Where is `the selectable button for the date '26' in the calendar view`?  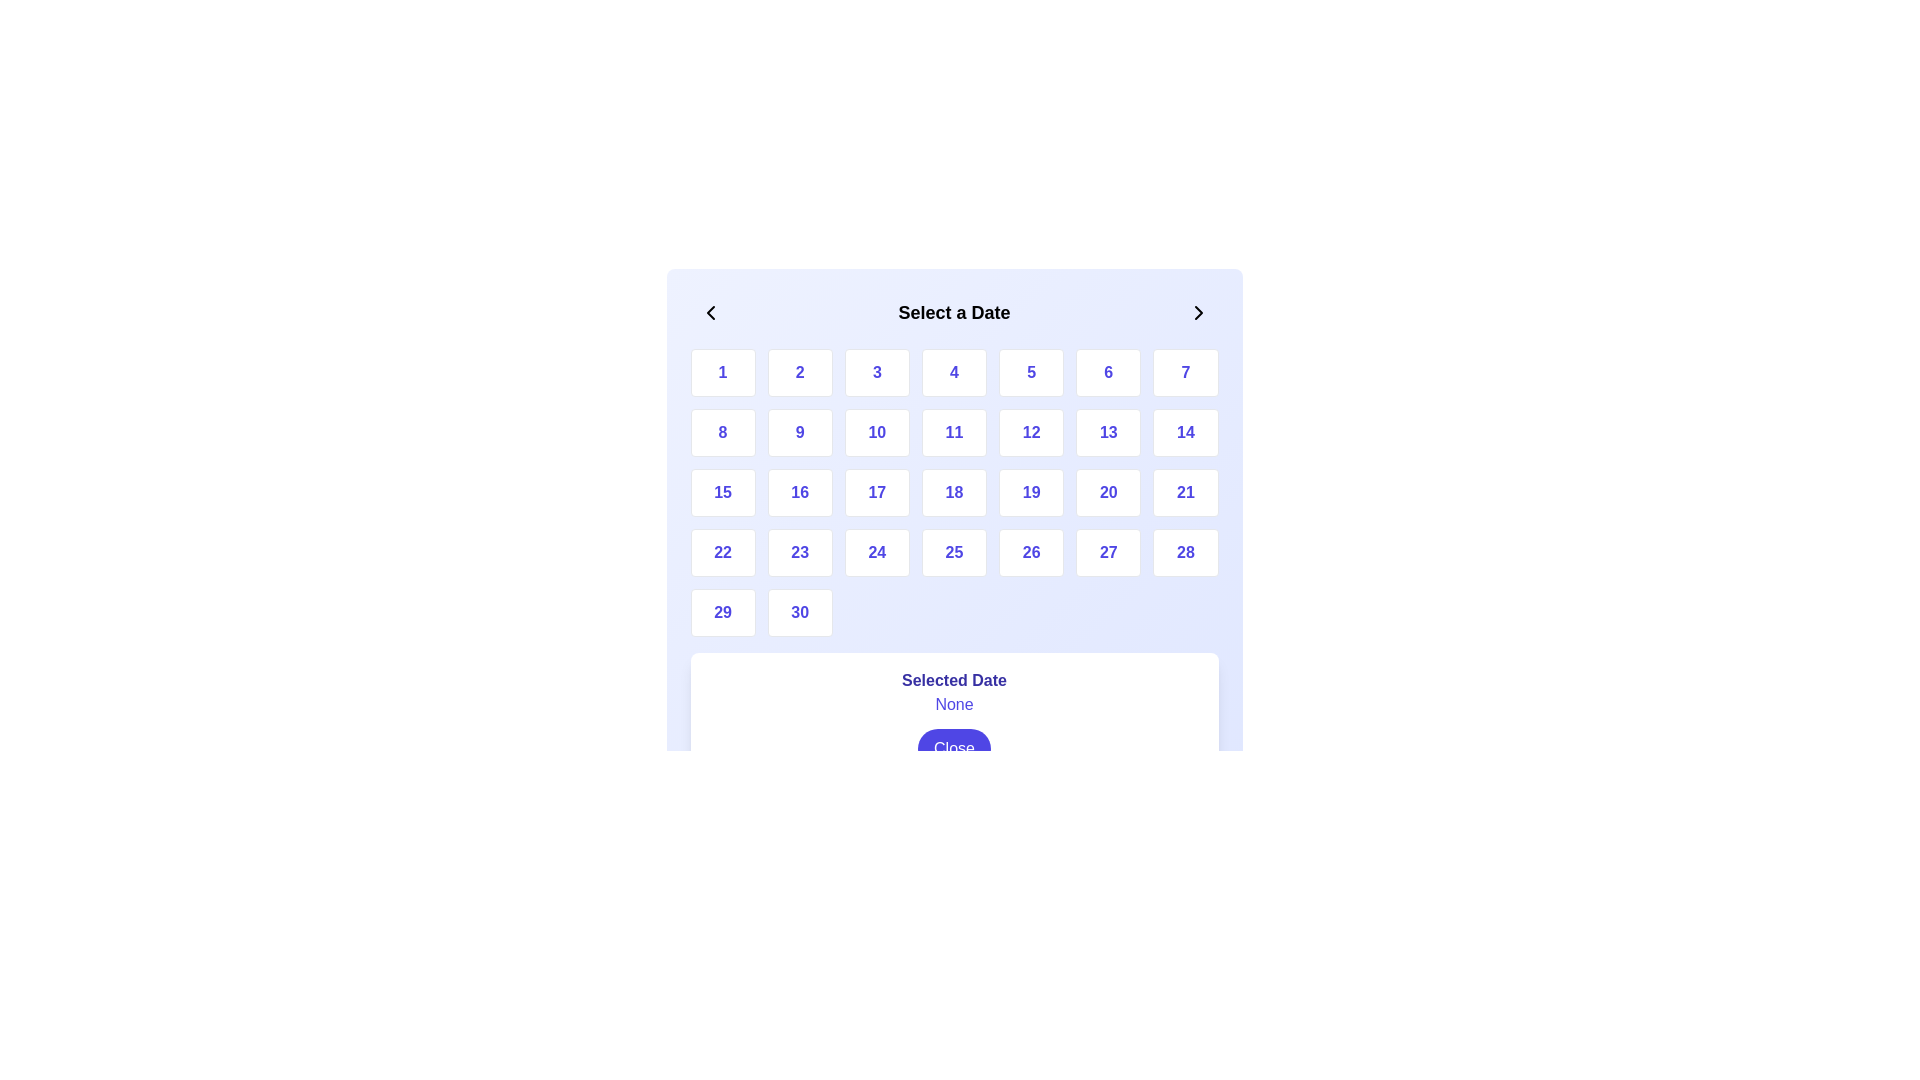
the selectable button for the date '26' in the calendar view is located at coordinates (1031, 552).